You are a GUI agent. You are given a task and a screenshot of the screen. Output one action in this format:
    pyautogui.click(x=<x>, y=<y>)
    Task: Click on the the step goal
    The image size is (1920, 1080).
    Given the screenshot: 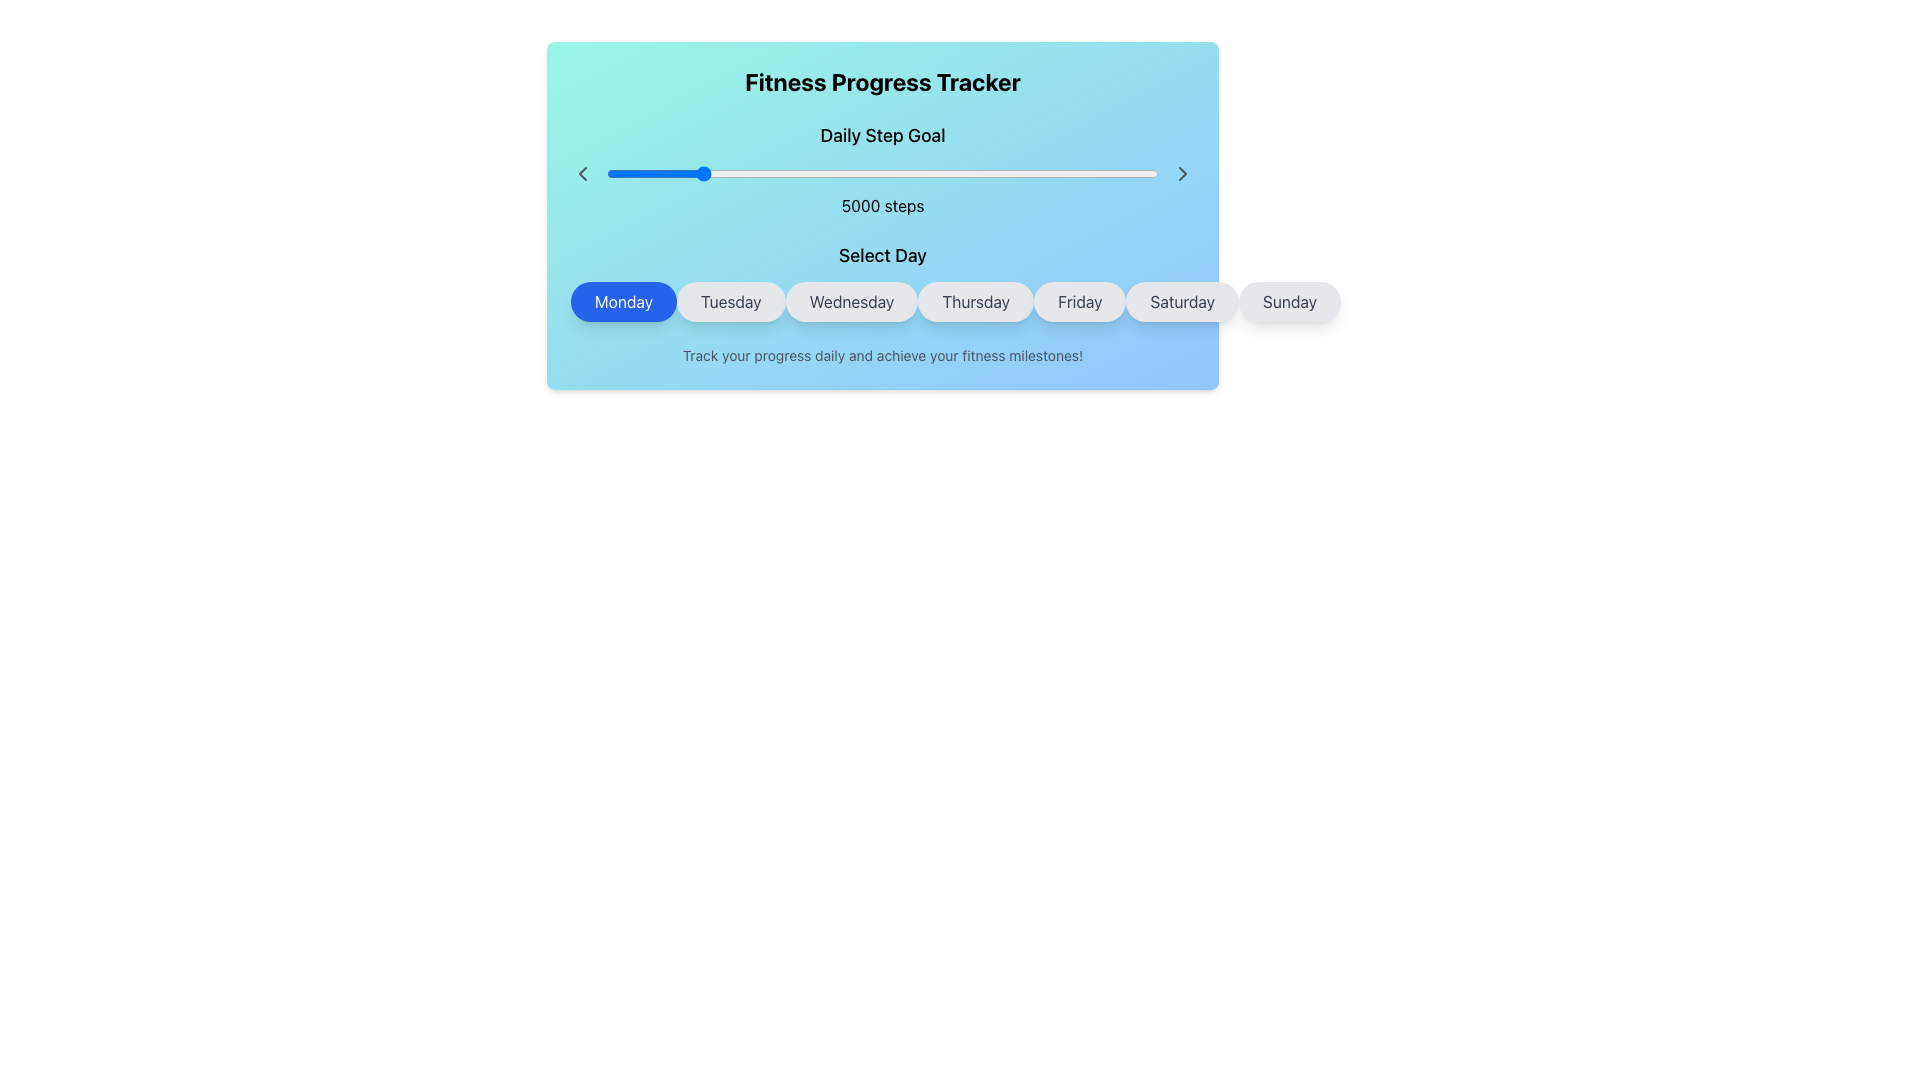 What is the action you would take?
    pyautogui.click(x=1078, y=172)
    